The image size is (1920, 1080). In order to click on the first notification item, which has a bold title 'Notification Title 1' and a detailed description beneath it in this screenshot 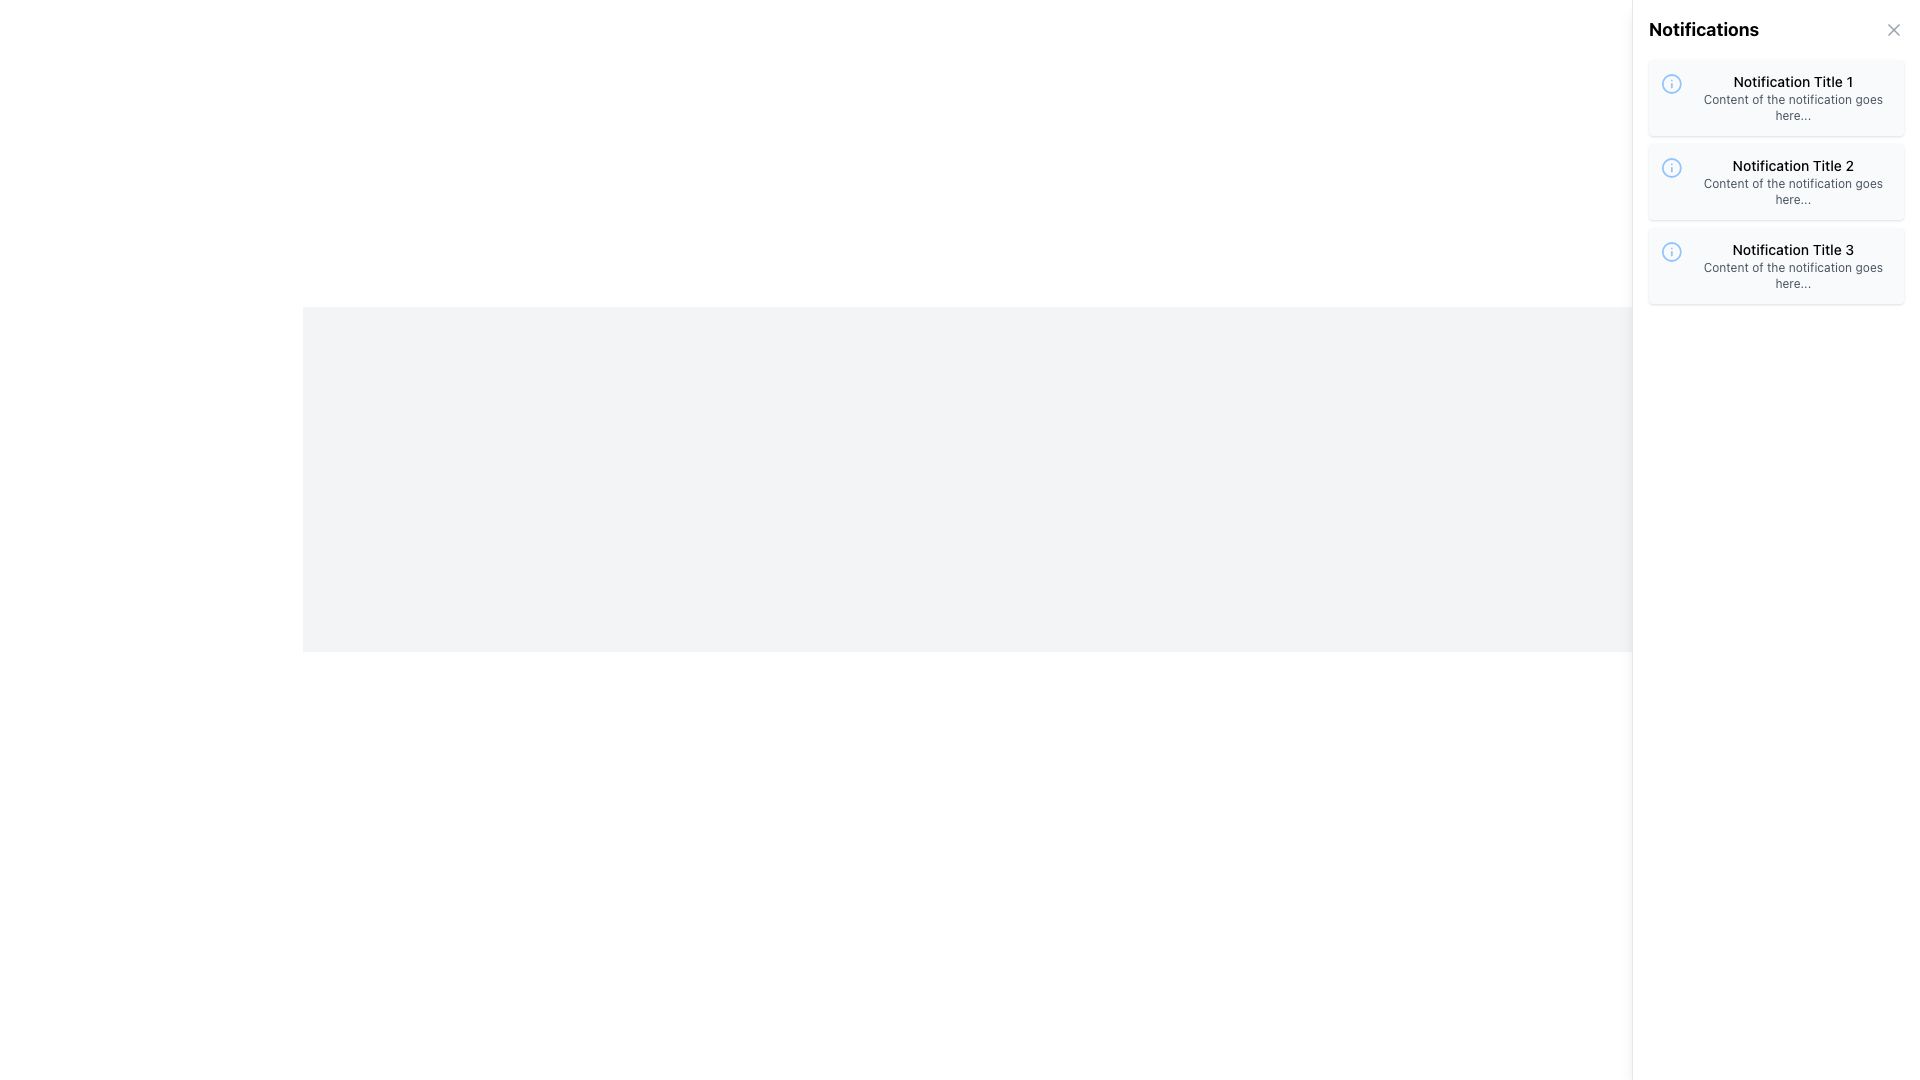, I will do `click(1793, 97)`.